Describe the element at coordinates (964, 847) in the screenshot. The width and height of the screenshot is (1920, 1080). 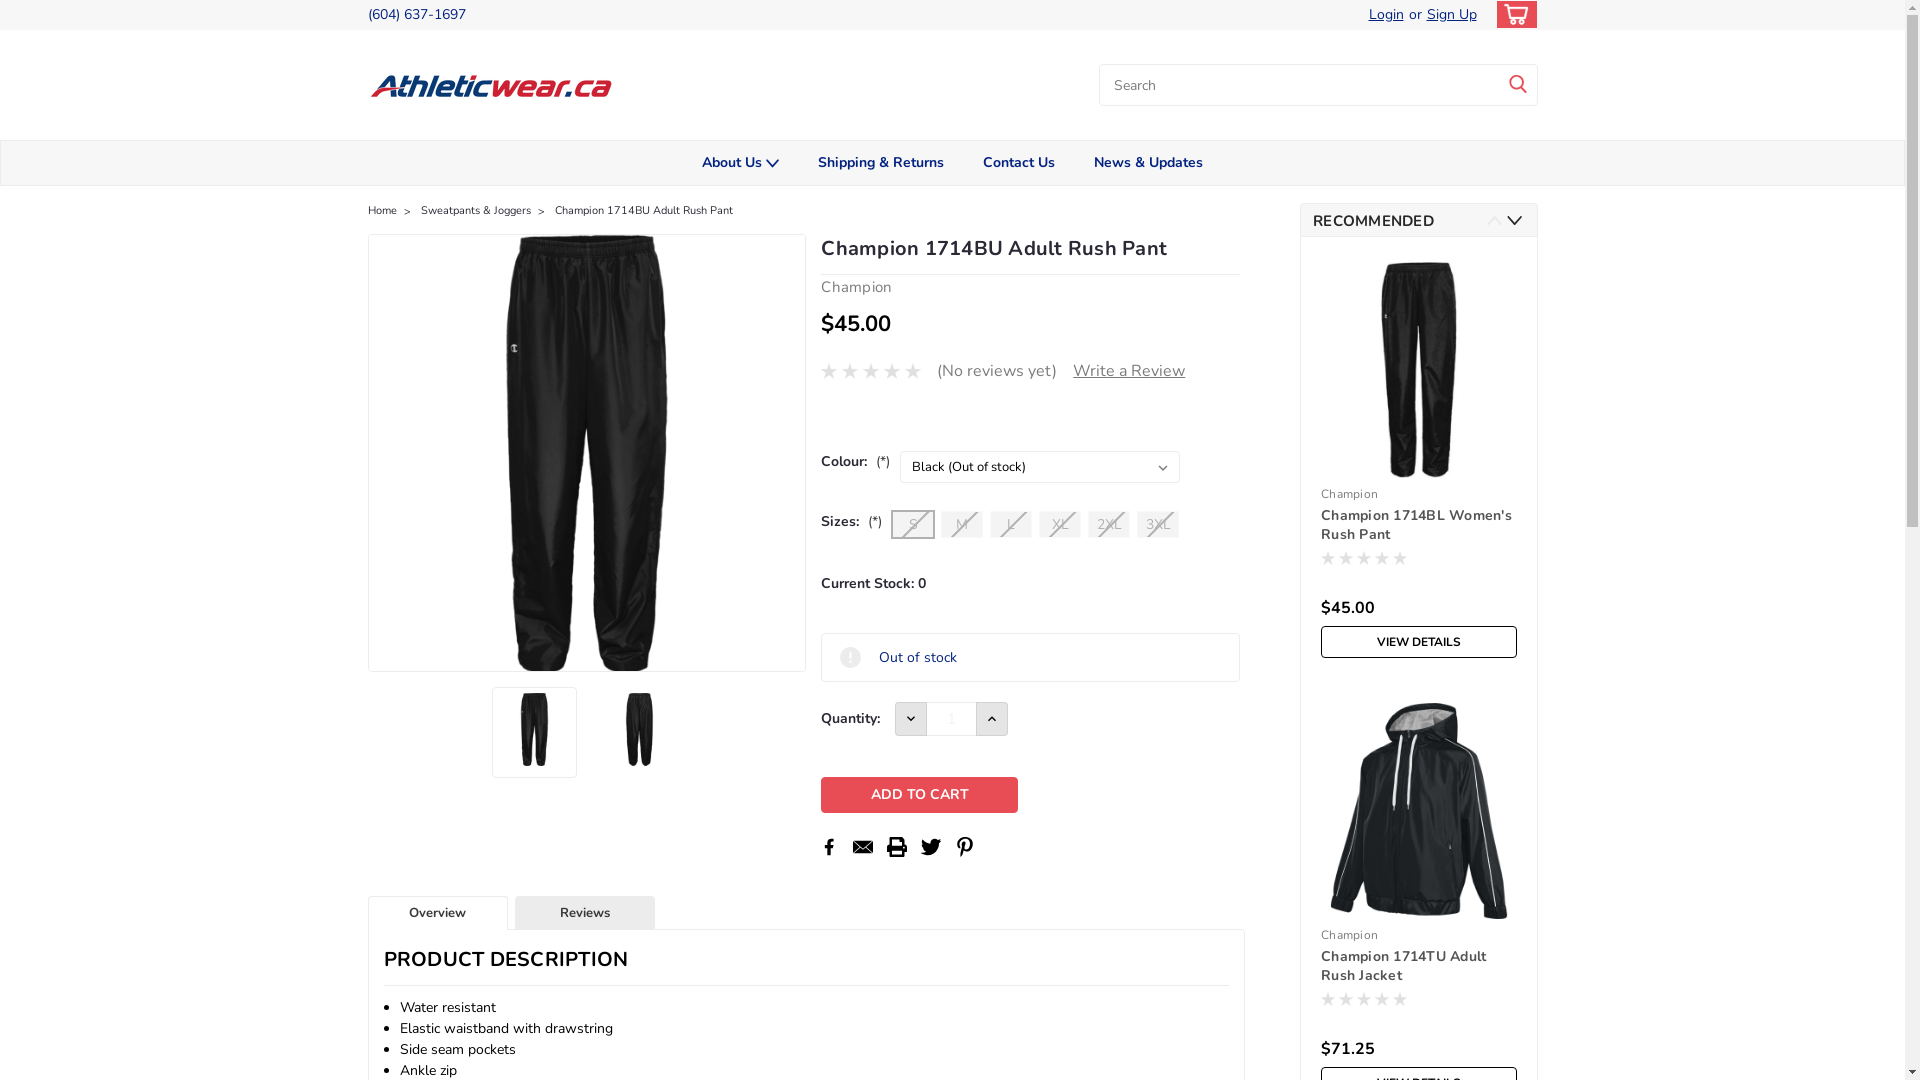
I see `'Pinterest'` at that location.